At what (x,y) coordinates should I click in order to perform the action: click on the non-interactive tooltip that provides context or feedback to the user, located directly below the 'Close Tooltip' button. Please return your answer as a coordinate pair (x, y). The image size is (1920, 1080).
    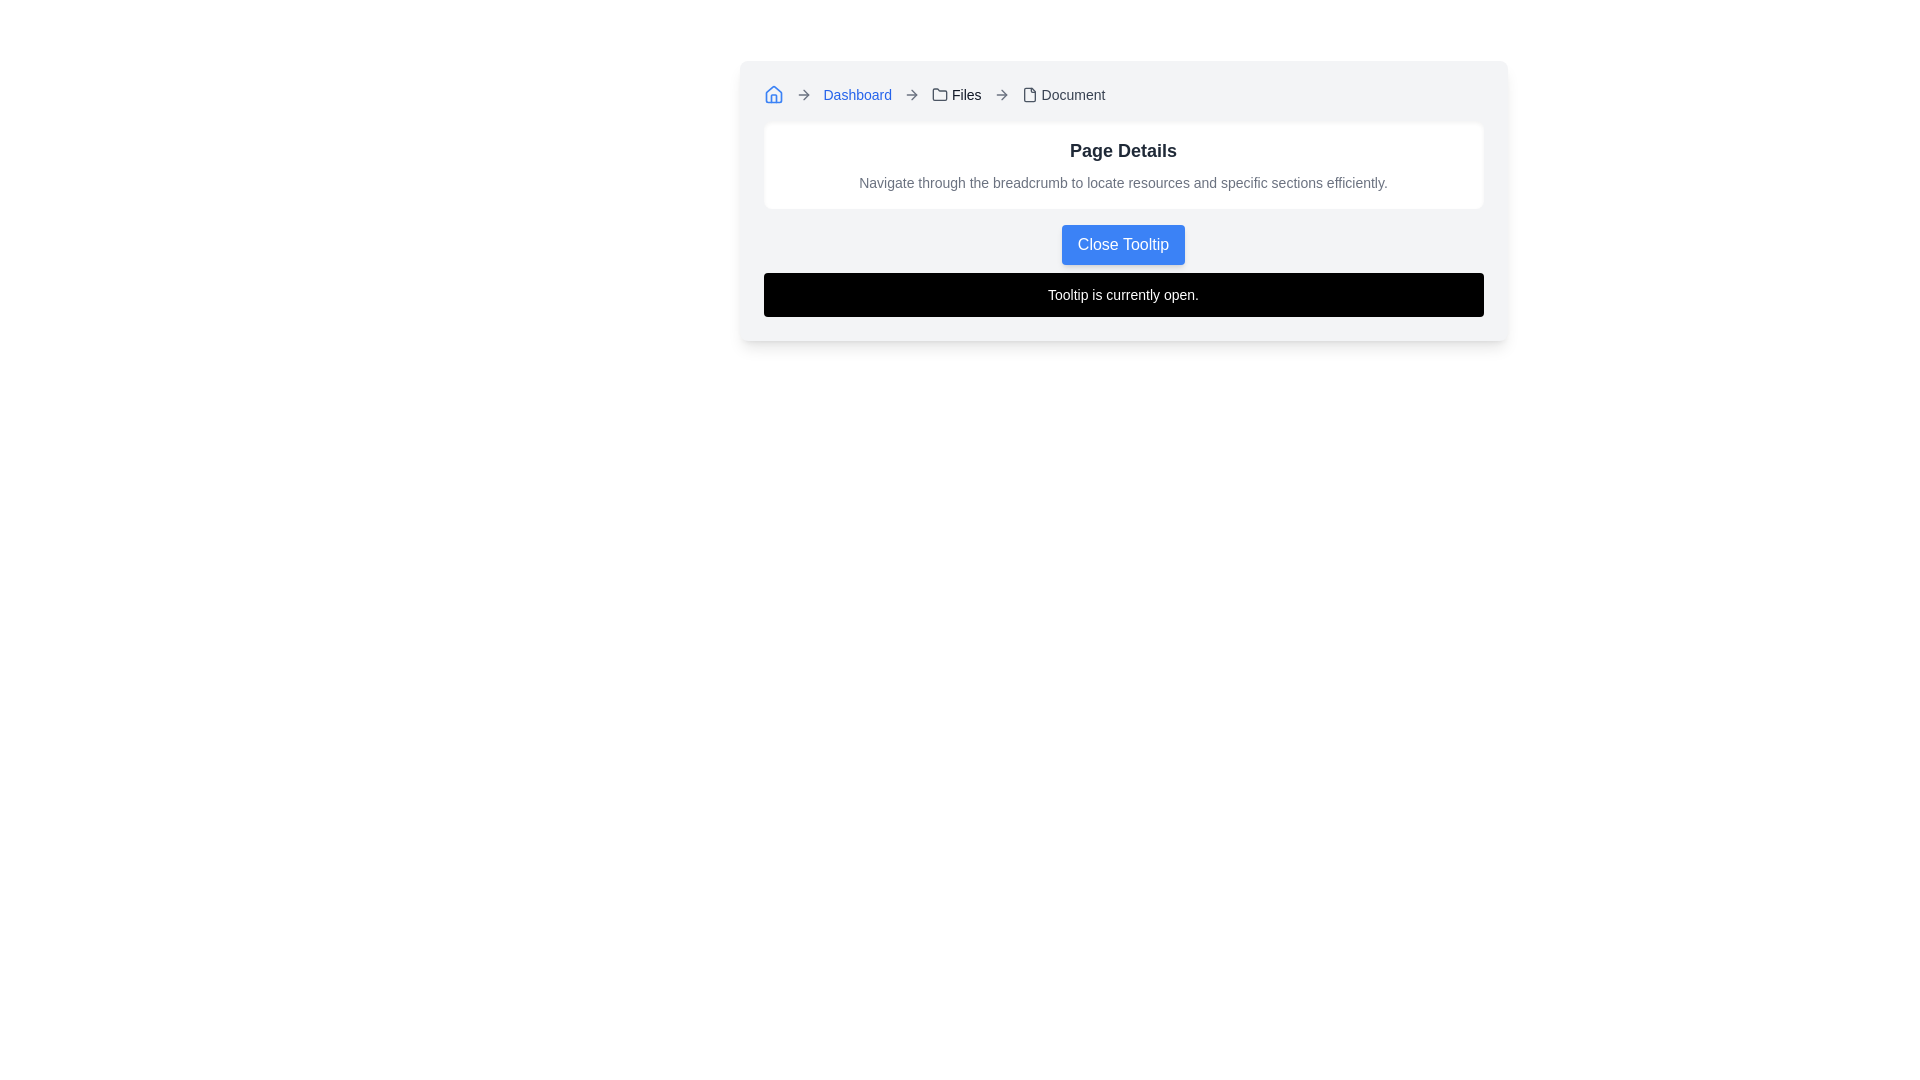
    Looking at the image, I should click on (1123, 294).